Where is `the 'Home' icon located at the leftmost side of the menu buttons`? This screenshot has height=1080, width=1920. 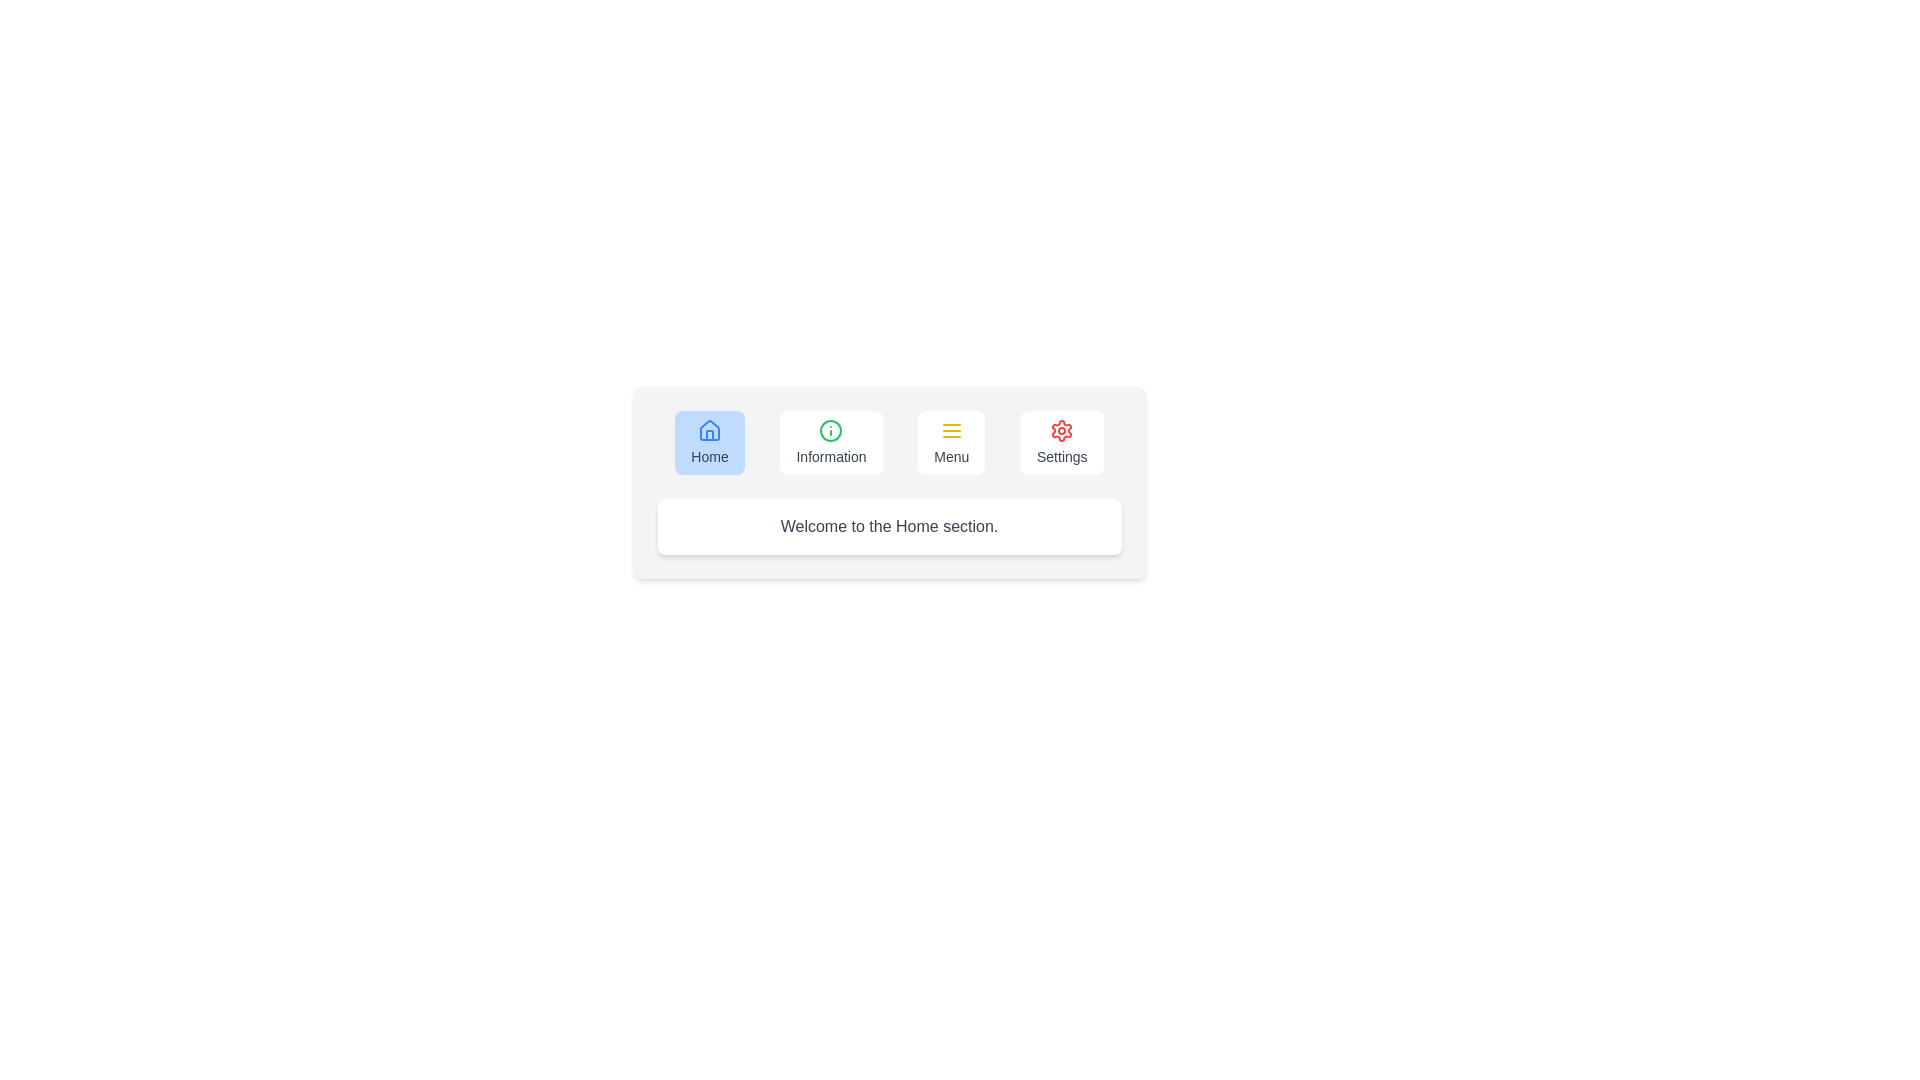
the 'Home' icon located at the leftmost side of the menu buttons is located at coordinates (710, 430).